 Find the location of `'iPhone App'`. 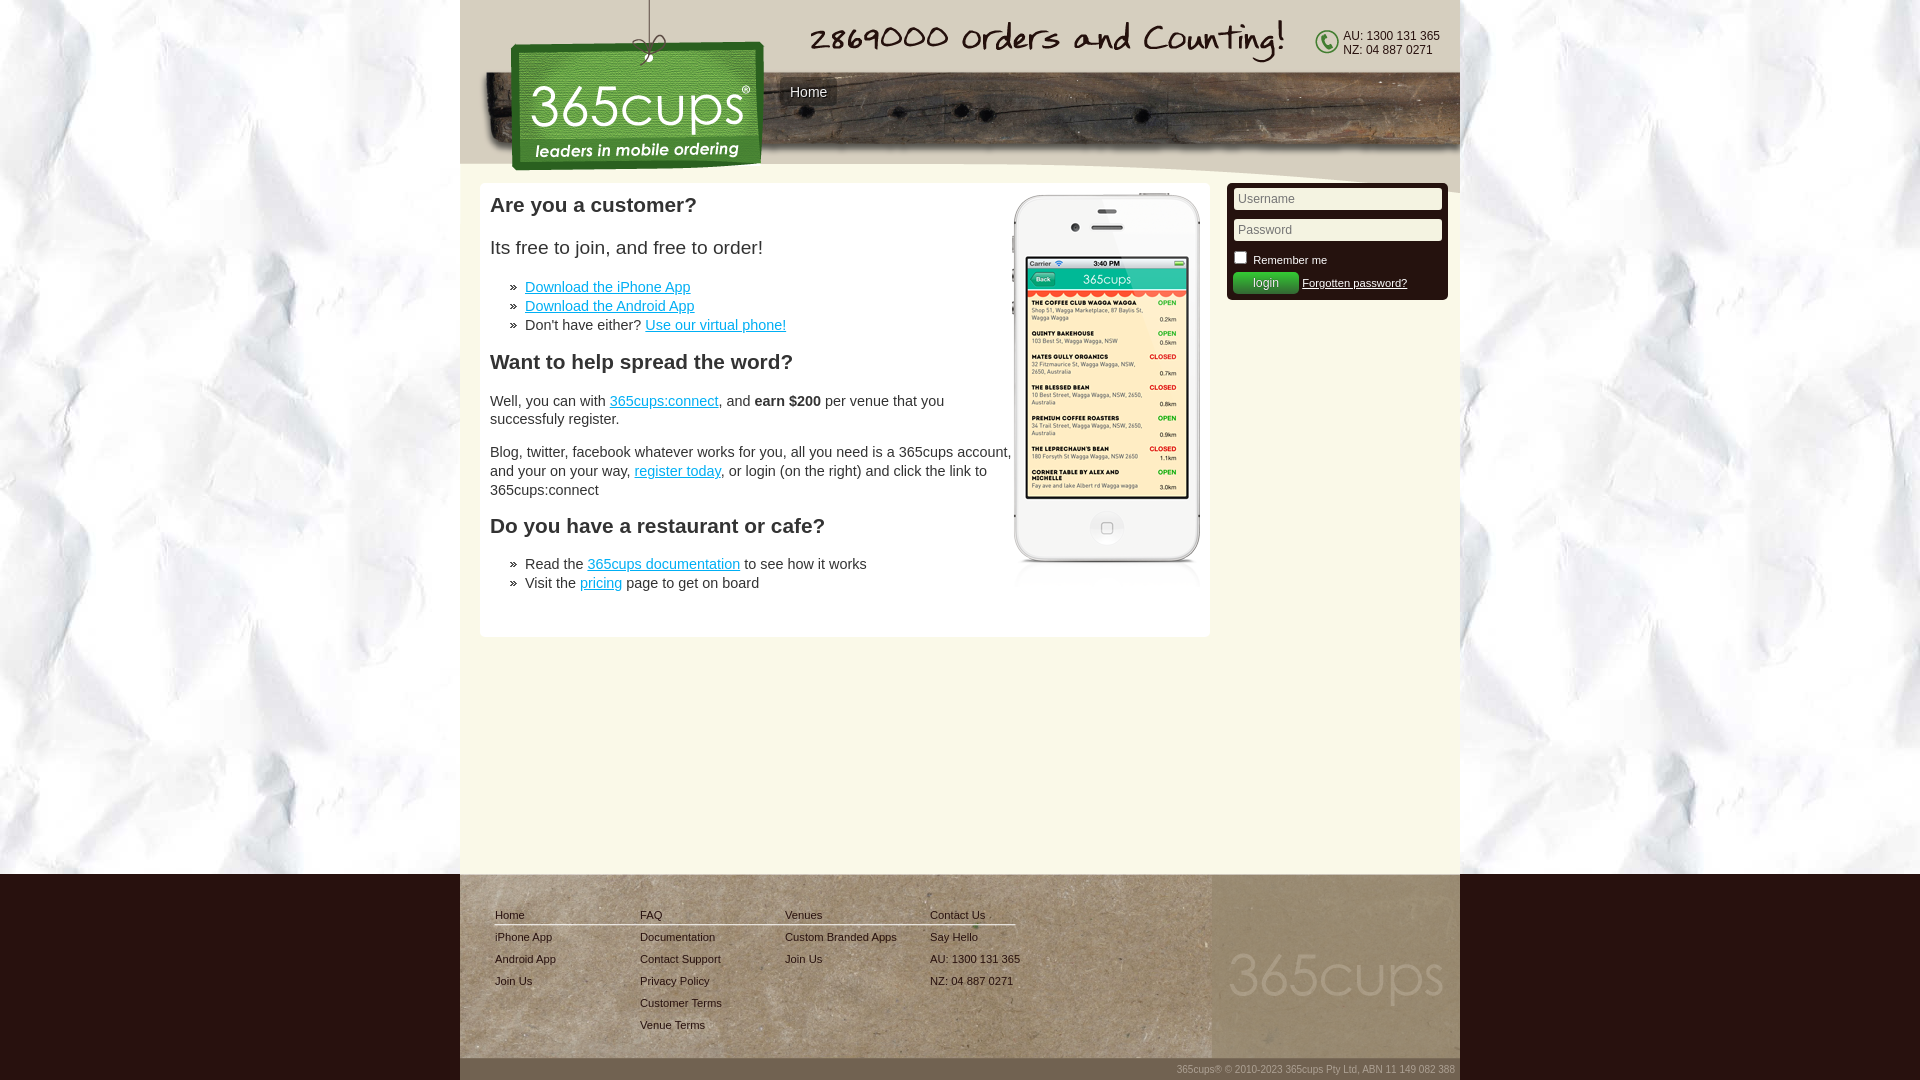

'iPhone App' is located at coordinates (525, 937).